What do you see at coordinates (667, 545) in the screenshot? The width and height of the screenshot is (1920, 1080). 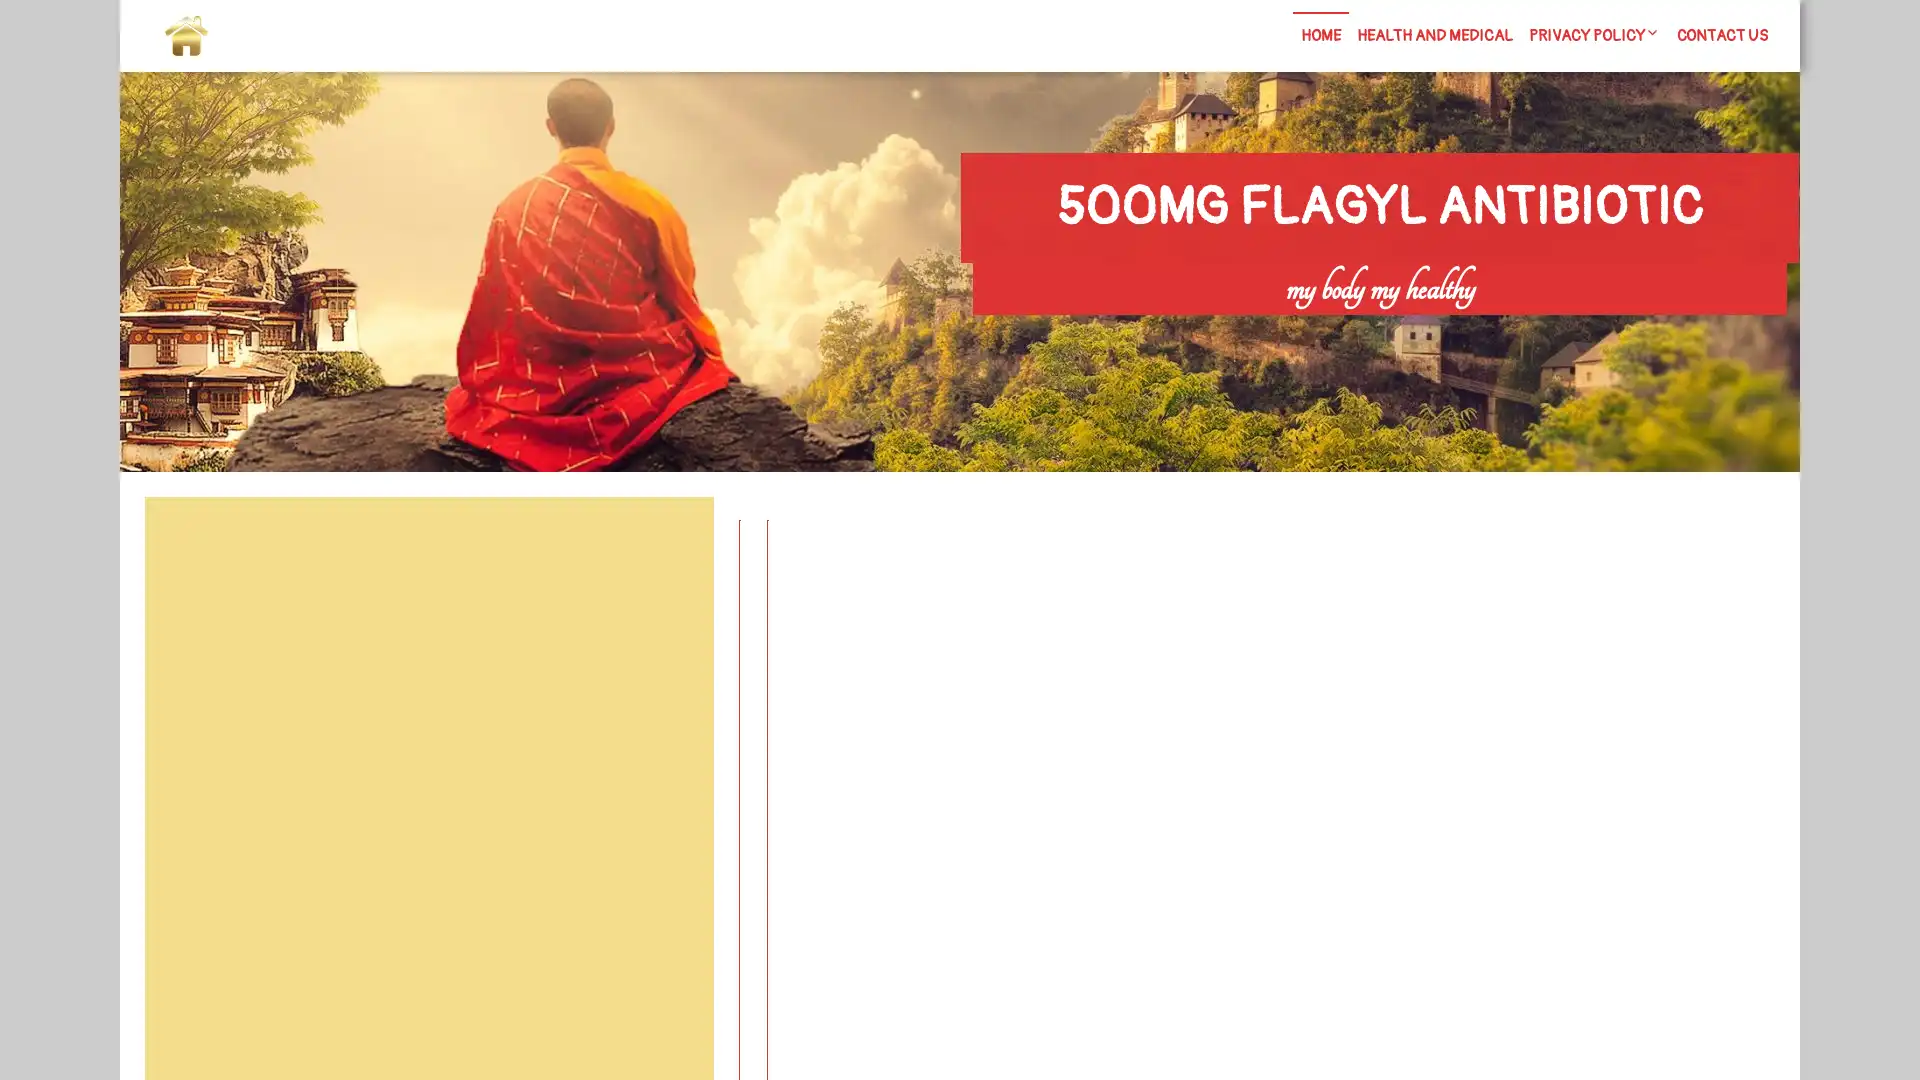 I see `Search` at bounding box center [667, 545].